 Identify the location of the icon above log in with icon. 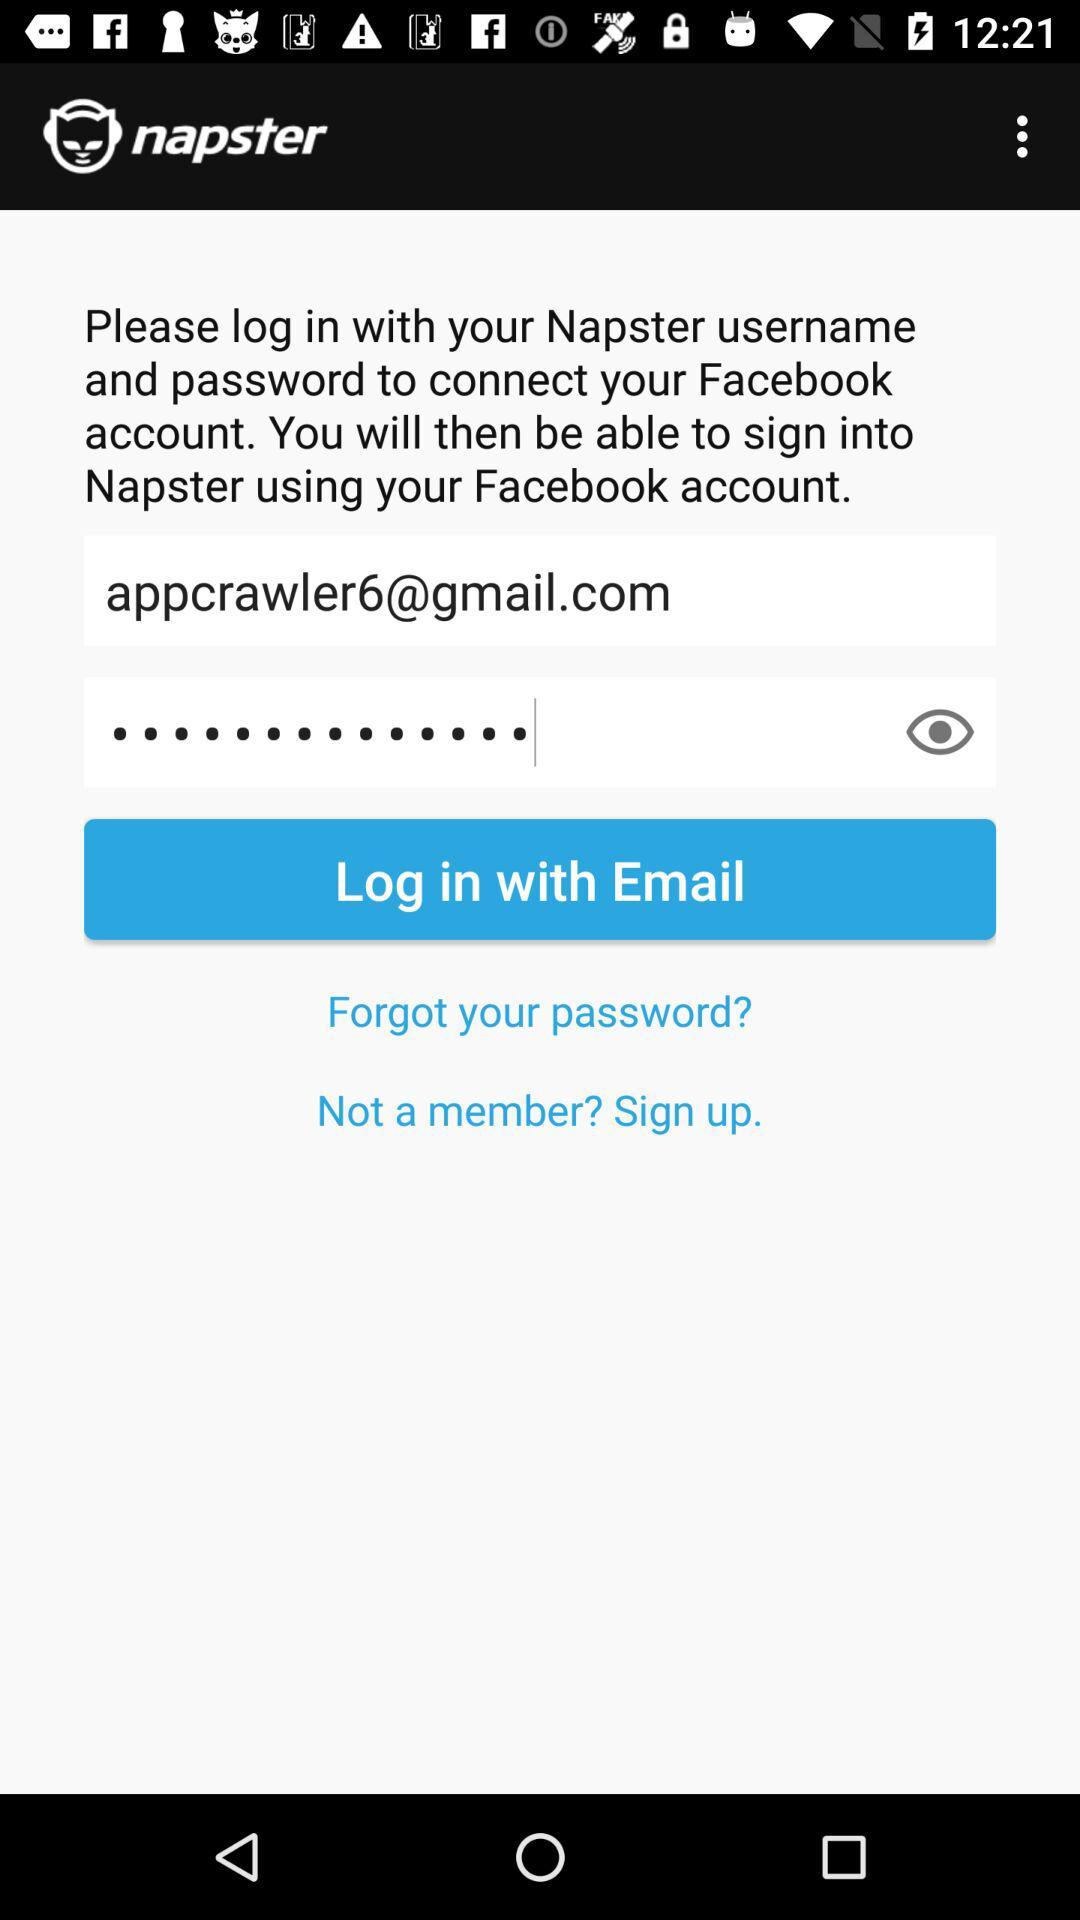
(940, 731).